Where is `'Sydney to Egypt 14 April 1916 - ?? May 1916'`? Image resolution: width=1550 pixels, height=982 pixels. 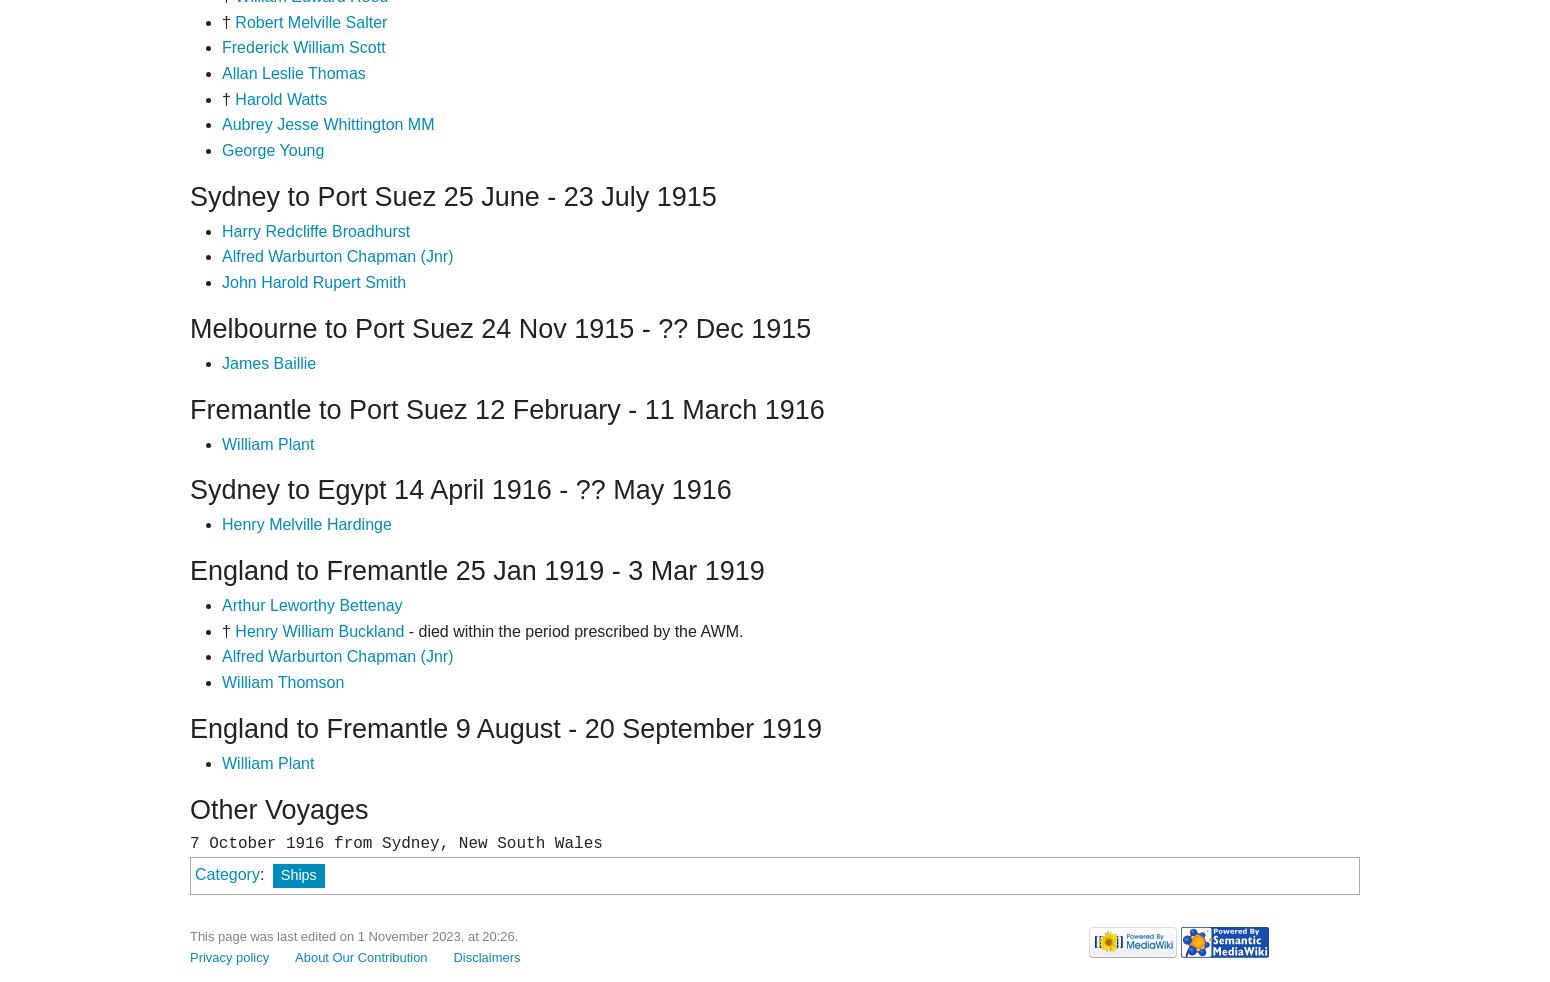
'Sydney to Egypt 14 April 1916 - ?? May 1916' is located at coordinates (460, 490).